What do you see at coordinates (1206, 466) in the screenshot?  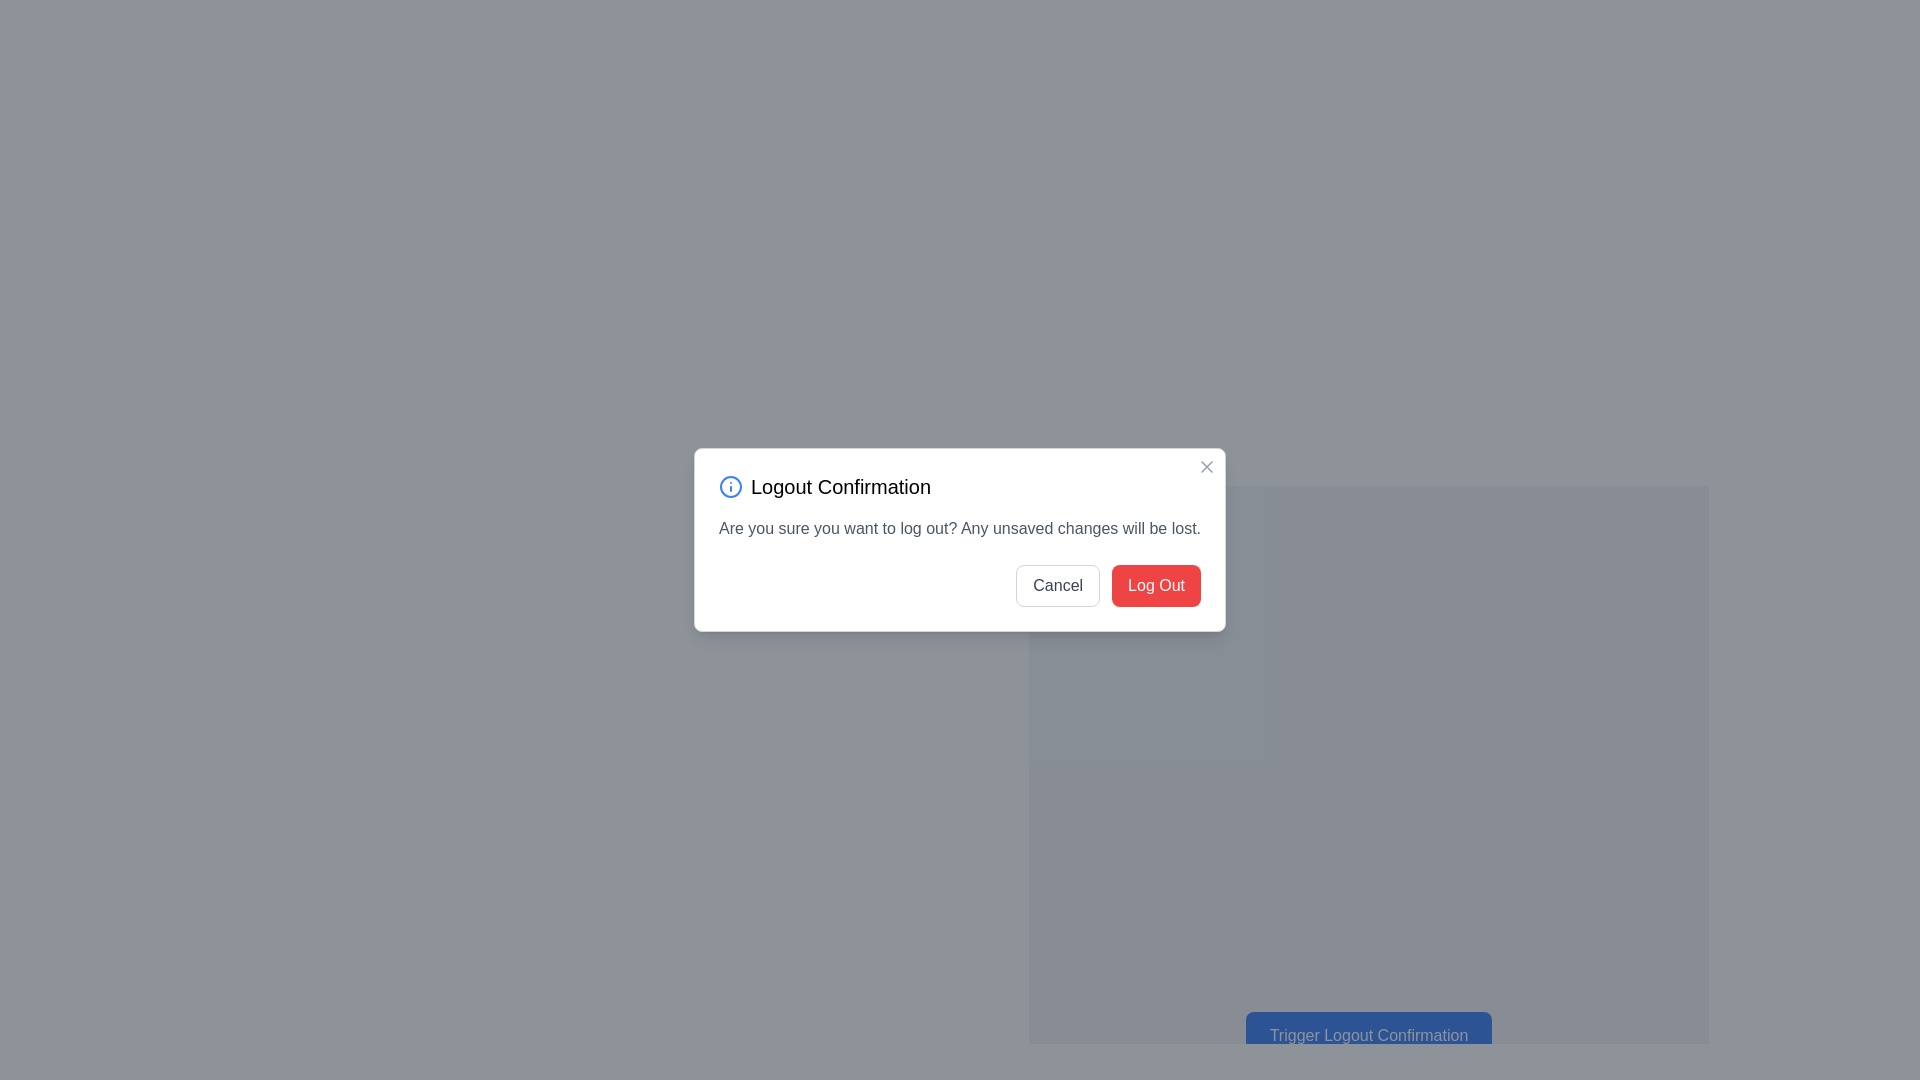 I see `the Close Button icon, which is a small gray 'X' located at the top-right corner of the logout confirmation dialog` at bounding box center [1206, 466].